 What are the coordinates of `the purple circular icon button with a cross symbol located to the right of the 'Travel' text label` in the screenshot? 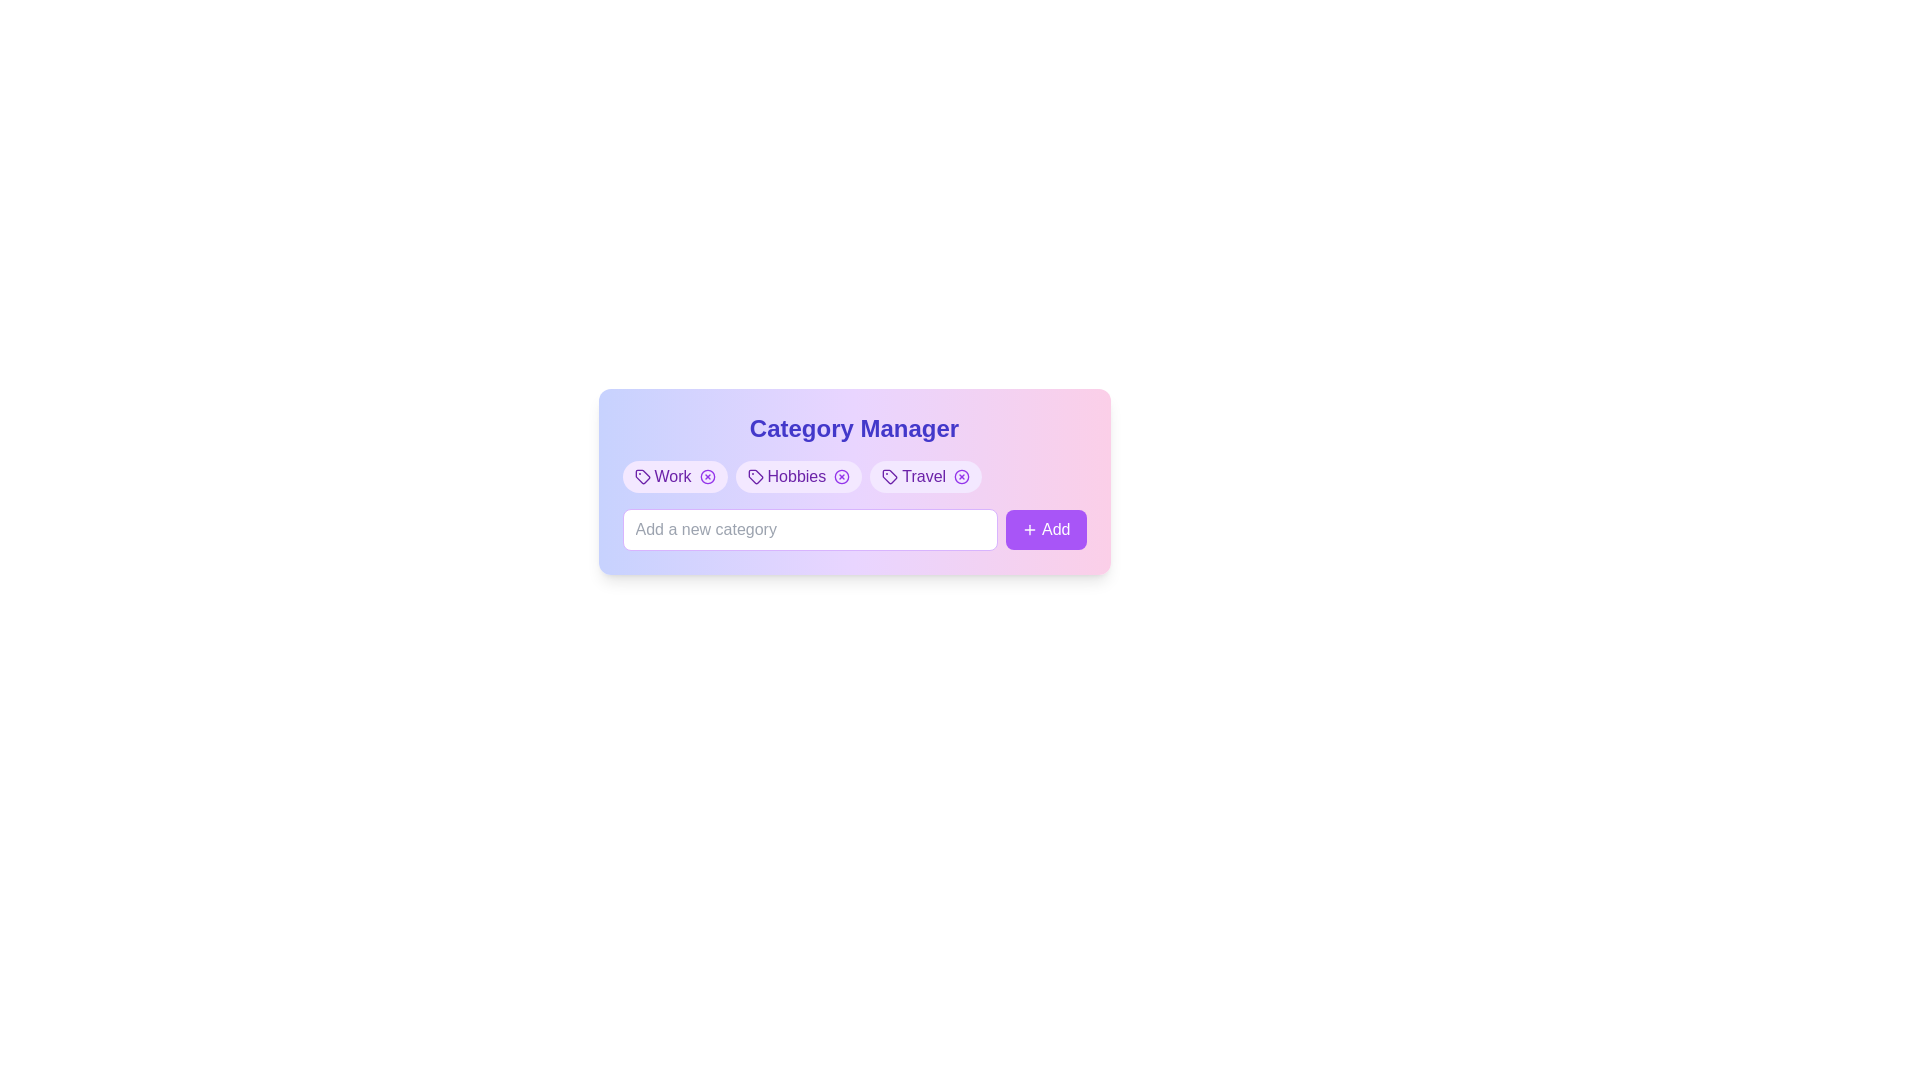 It's located at (962, 477).